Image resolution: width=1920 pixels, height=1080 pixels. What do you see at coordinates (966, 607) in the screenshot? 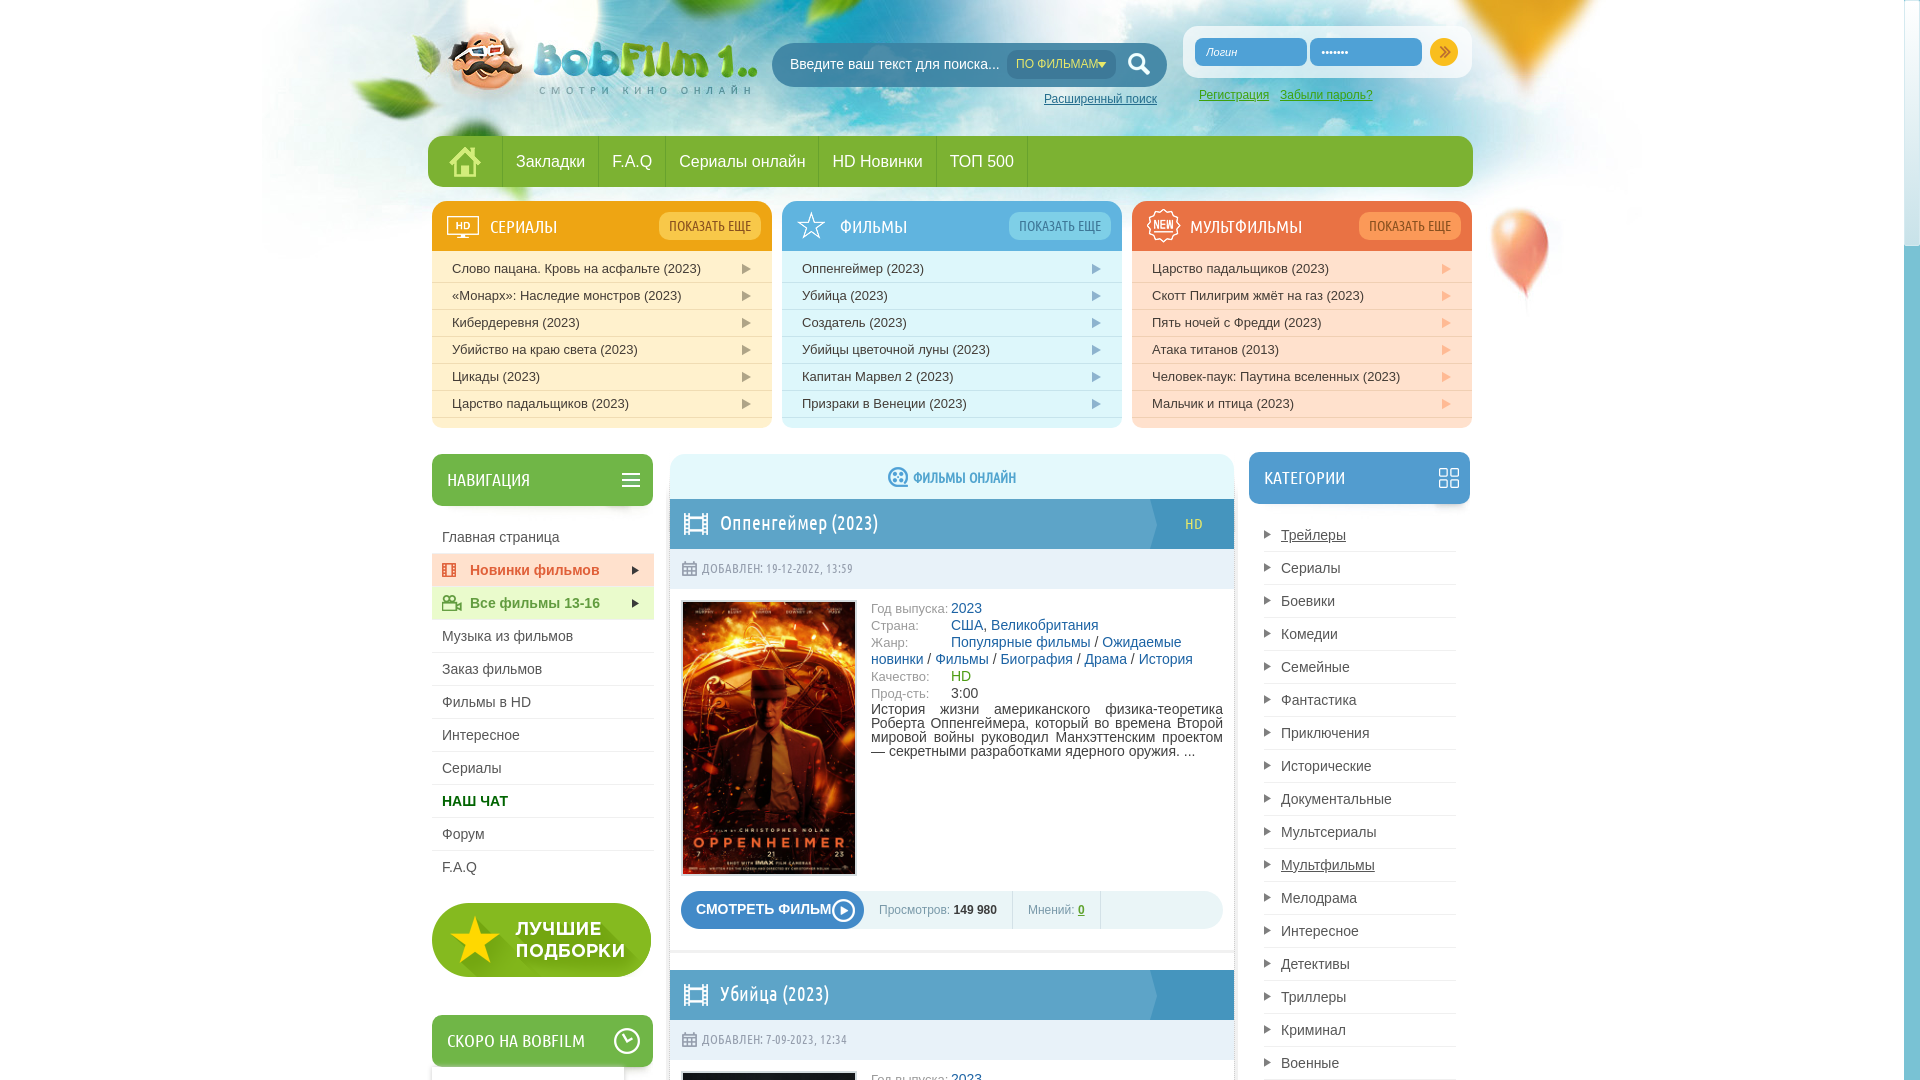
I see `'2023'` at bounding box center [966, 607].